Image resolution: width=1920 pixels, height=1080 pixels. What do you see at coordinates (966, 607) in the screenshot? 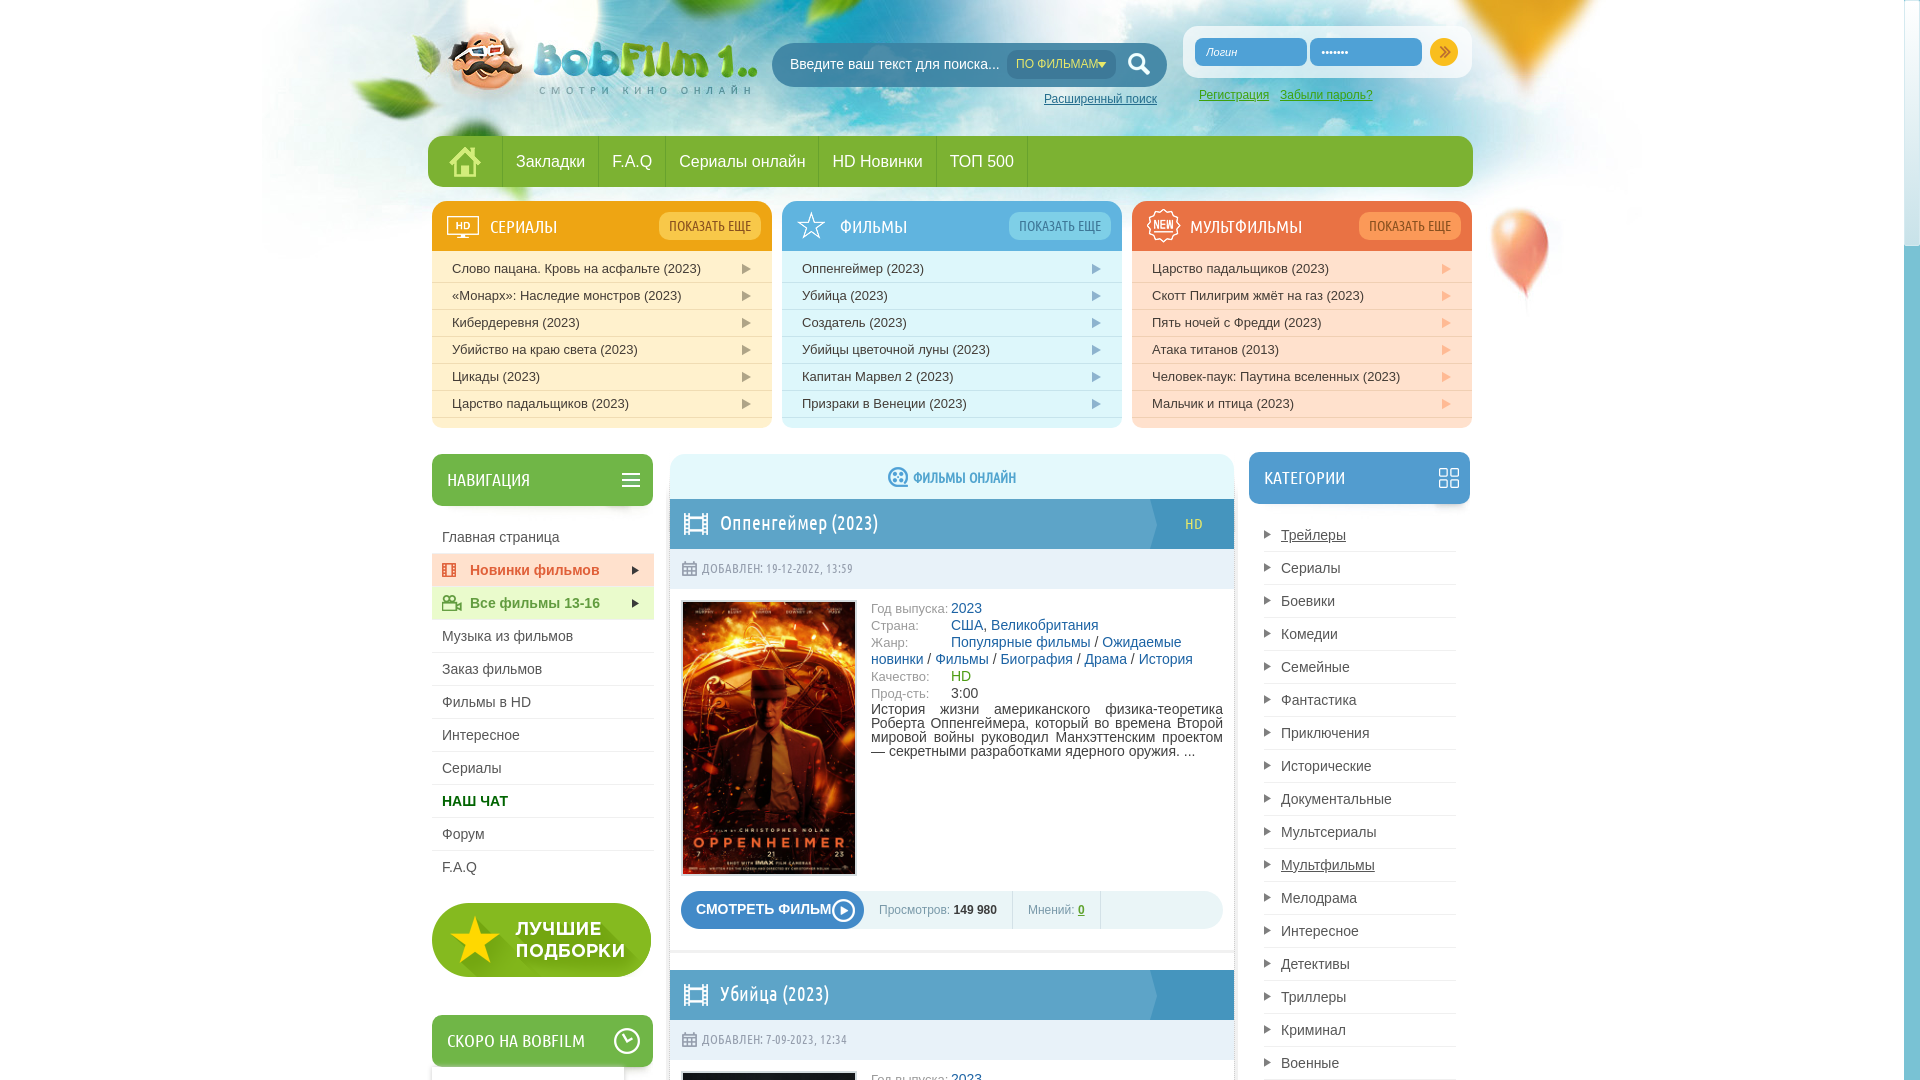
I see `'2023'` at bounding box center [966, 607].